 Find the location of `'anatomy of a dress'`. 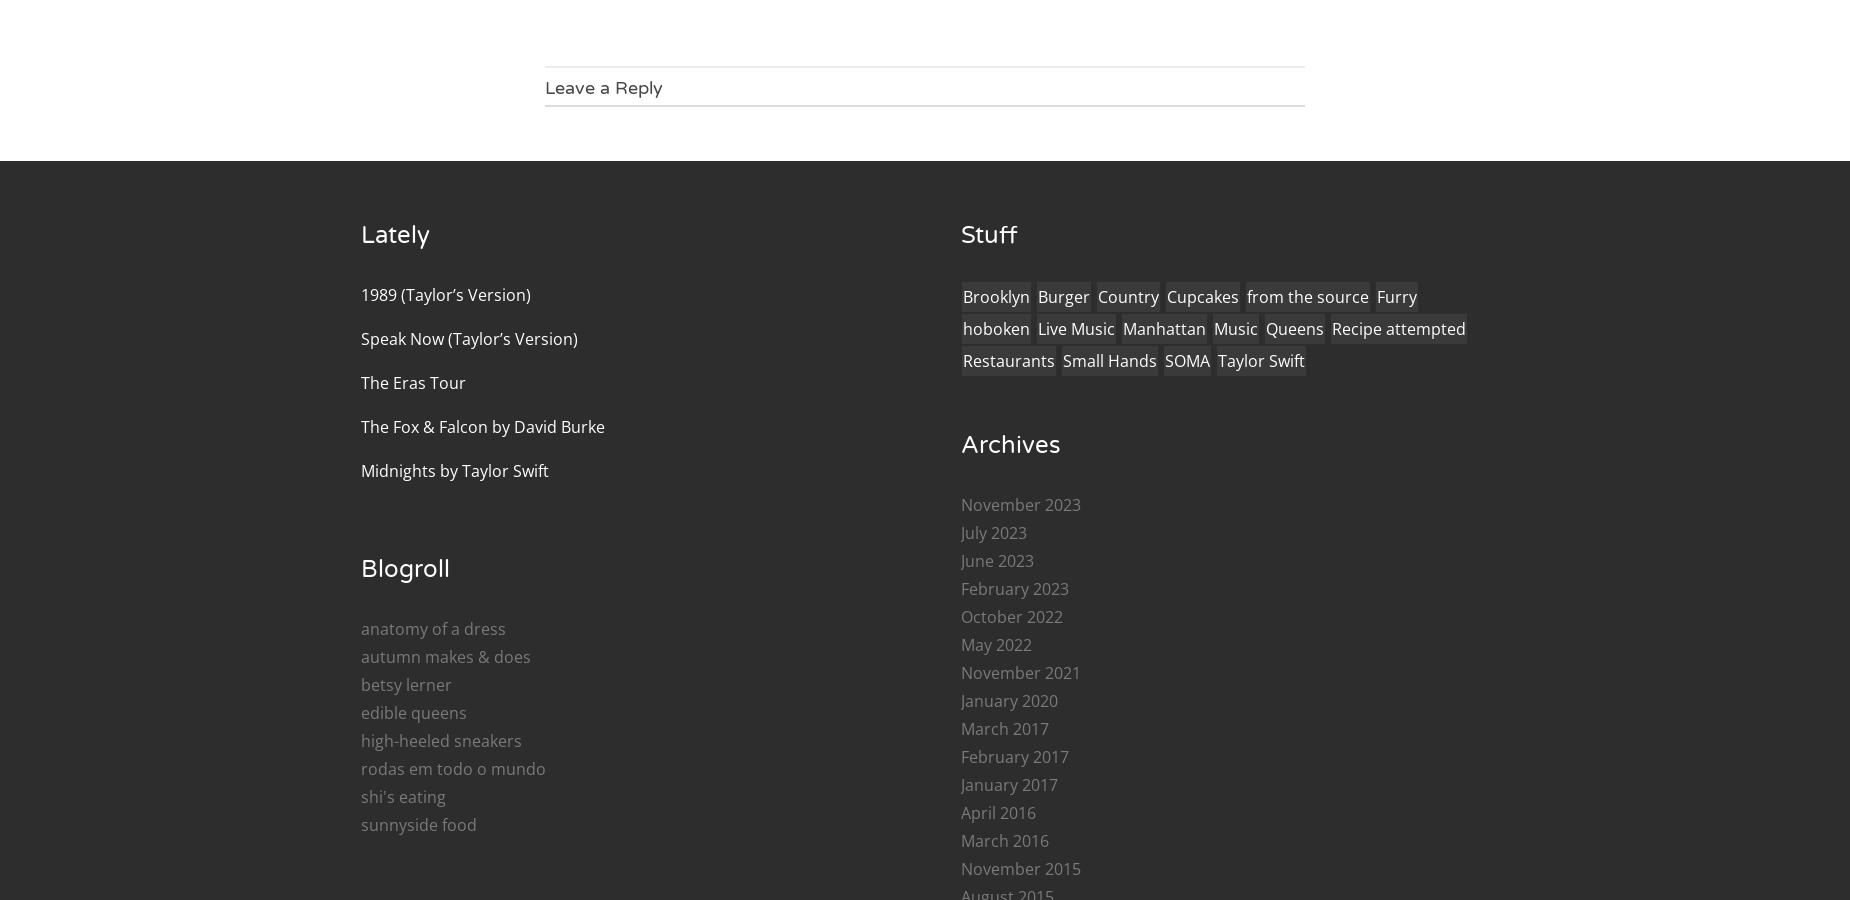

'anatomy of a dress' is located at coordinates (432, 628).